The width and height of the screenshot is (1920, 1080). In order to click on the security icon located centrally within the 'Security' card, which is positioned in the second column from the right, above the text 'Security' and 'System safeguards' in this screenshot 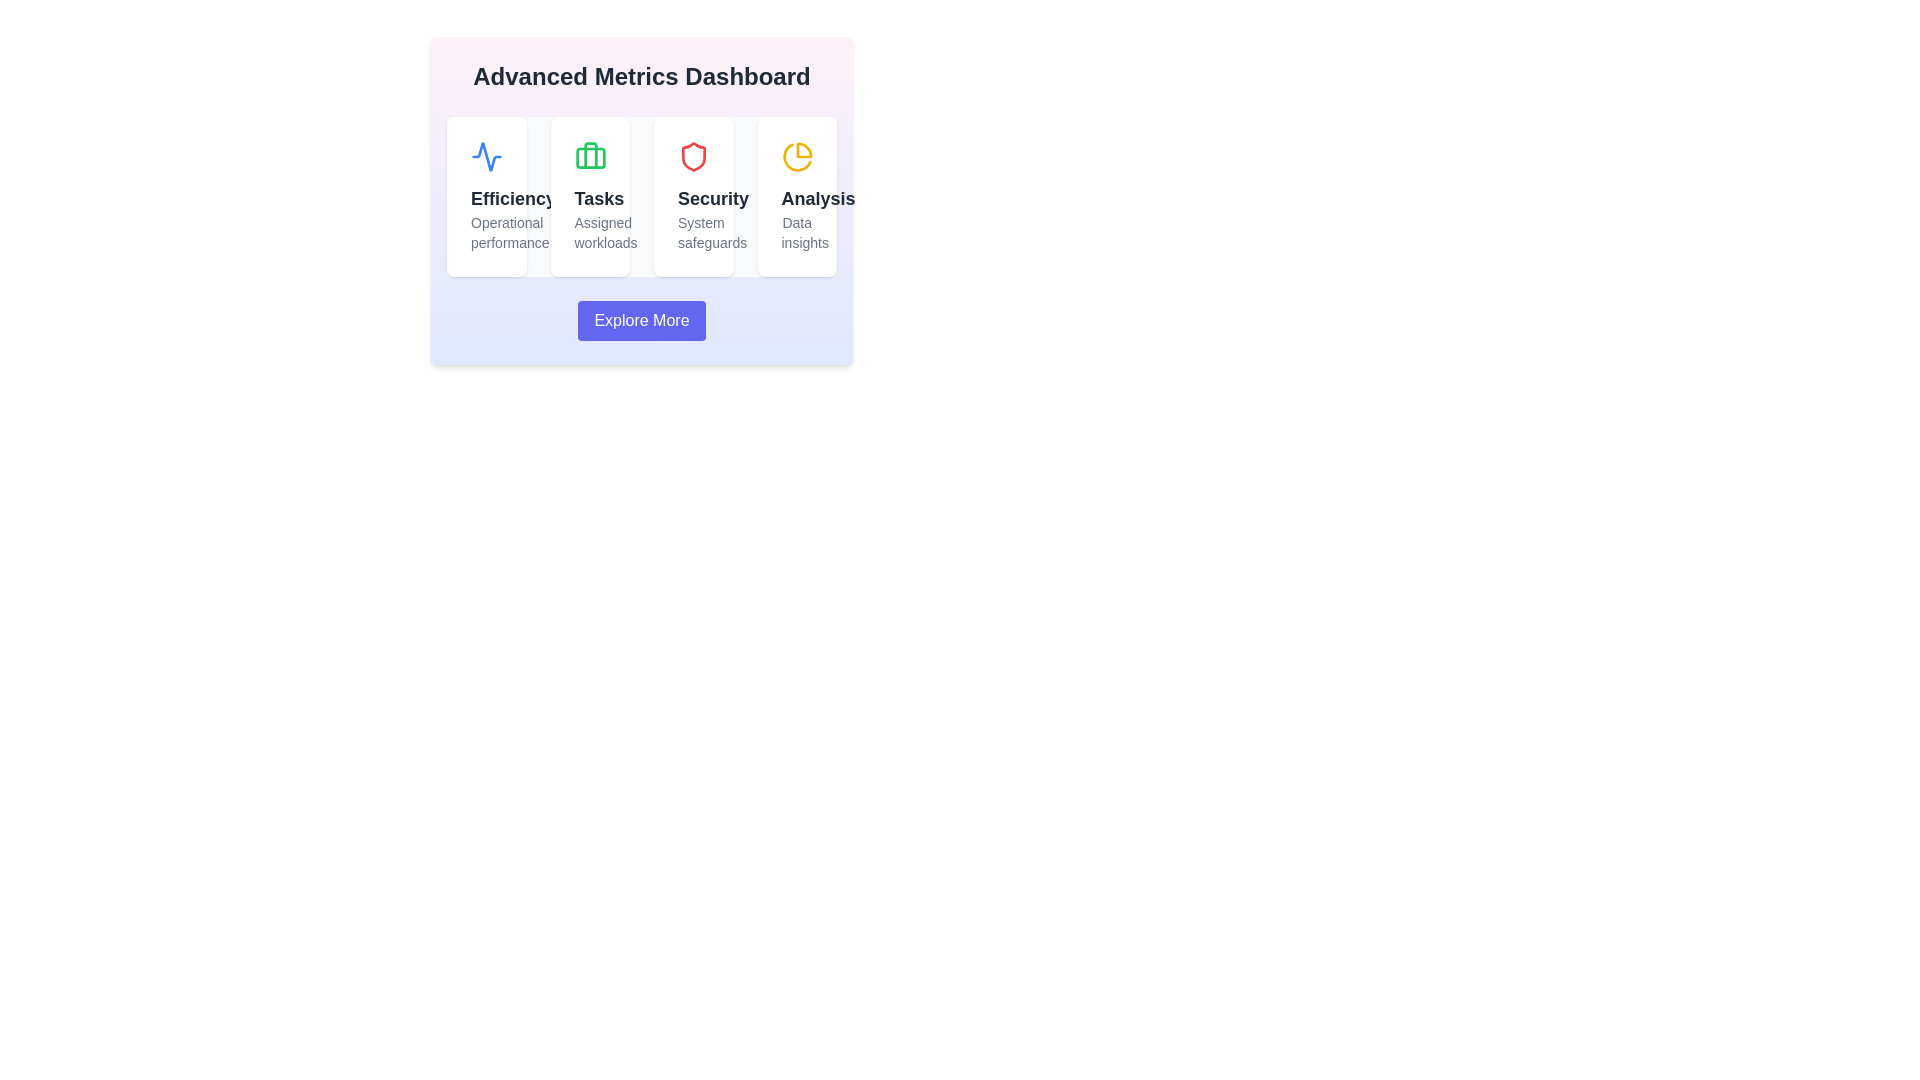, I will do `click(693, 156)`.